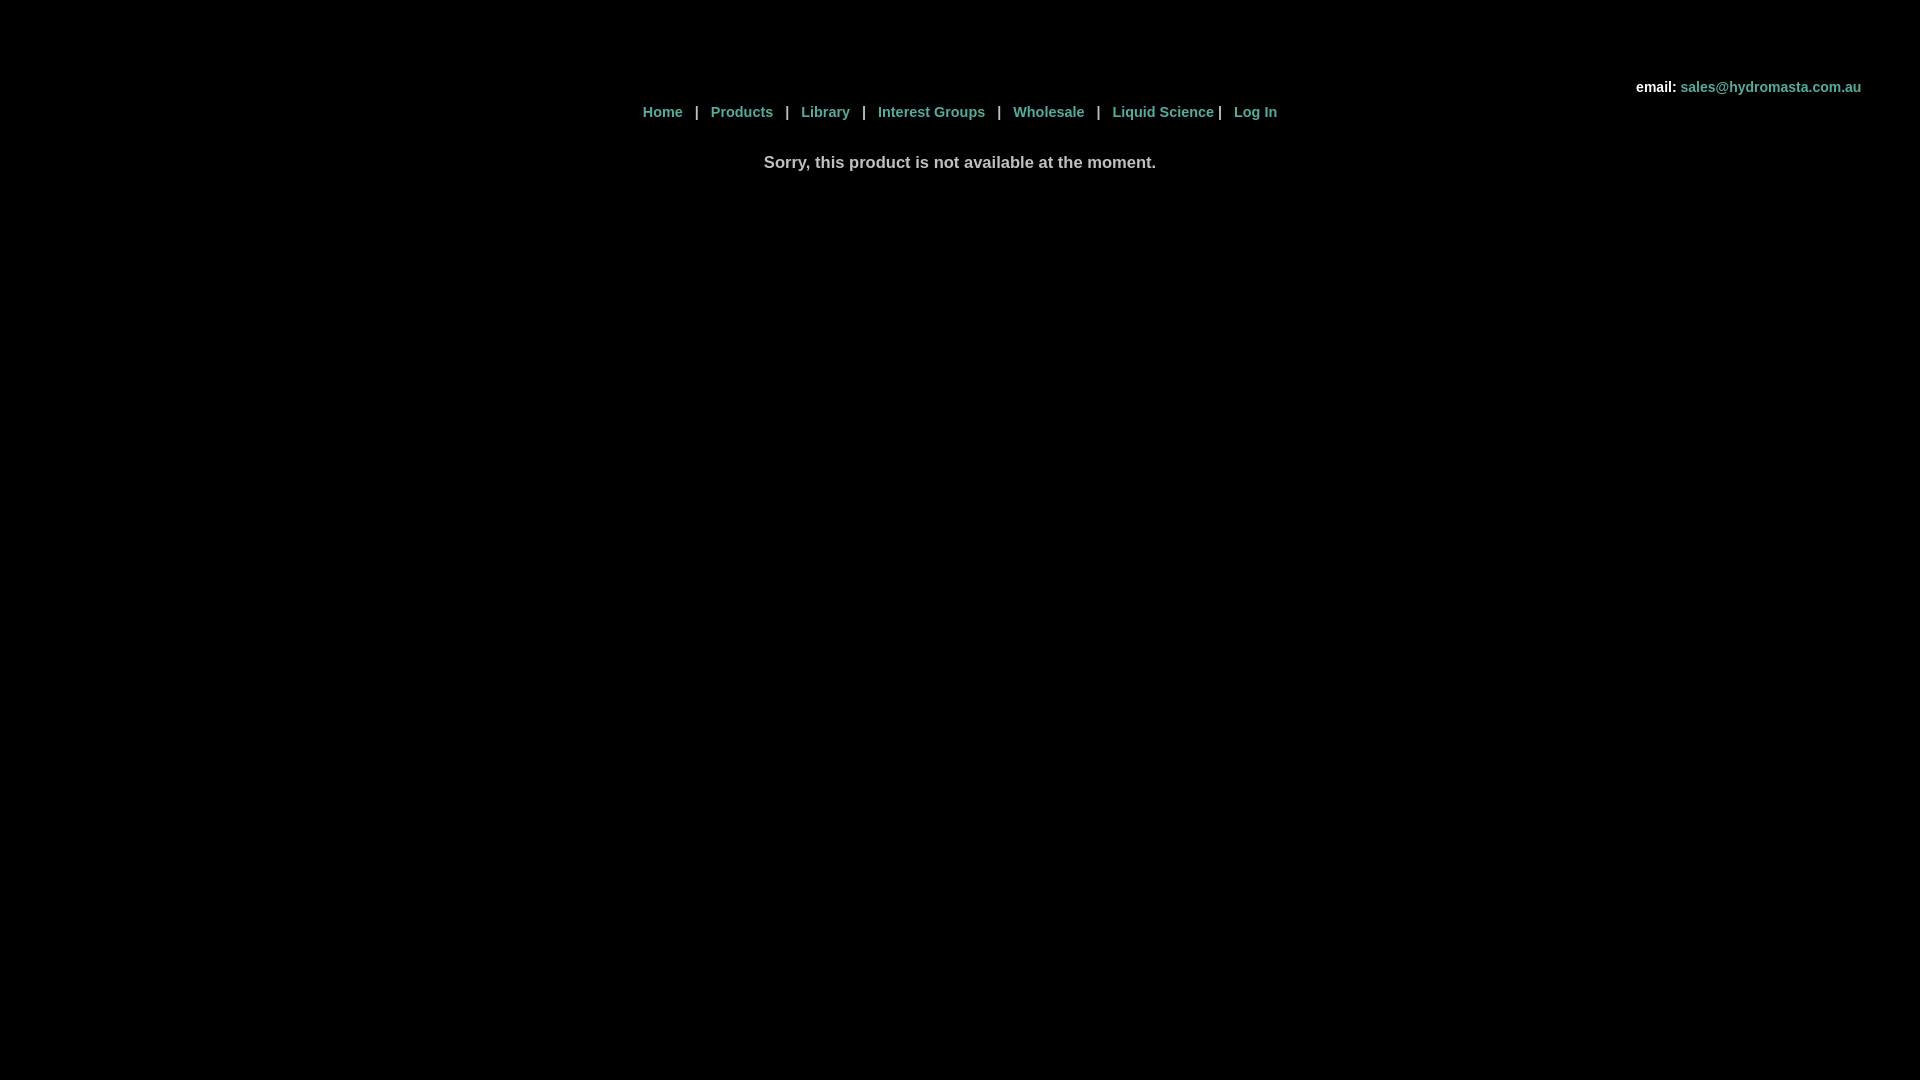 This screenshot has width=1920, height=1080. I want to click on 'Home  ', so click(643, 111).